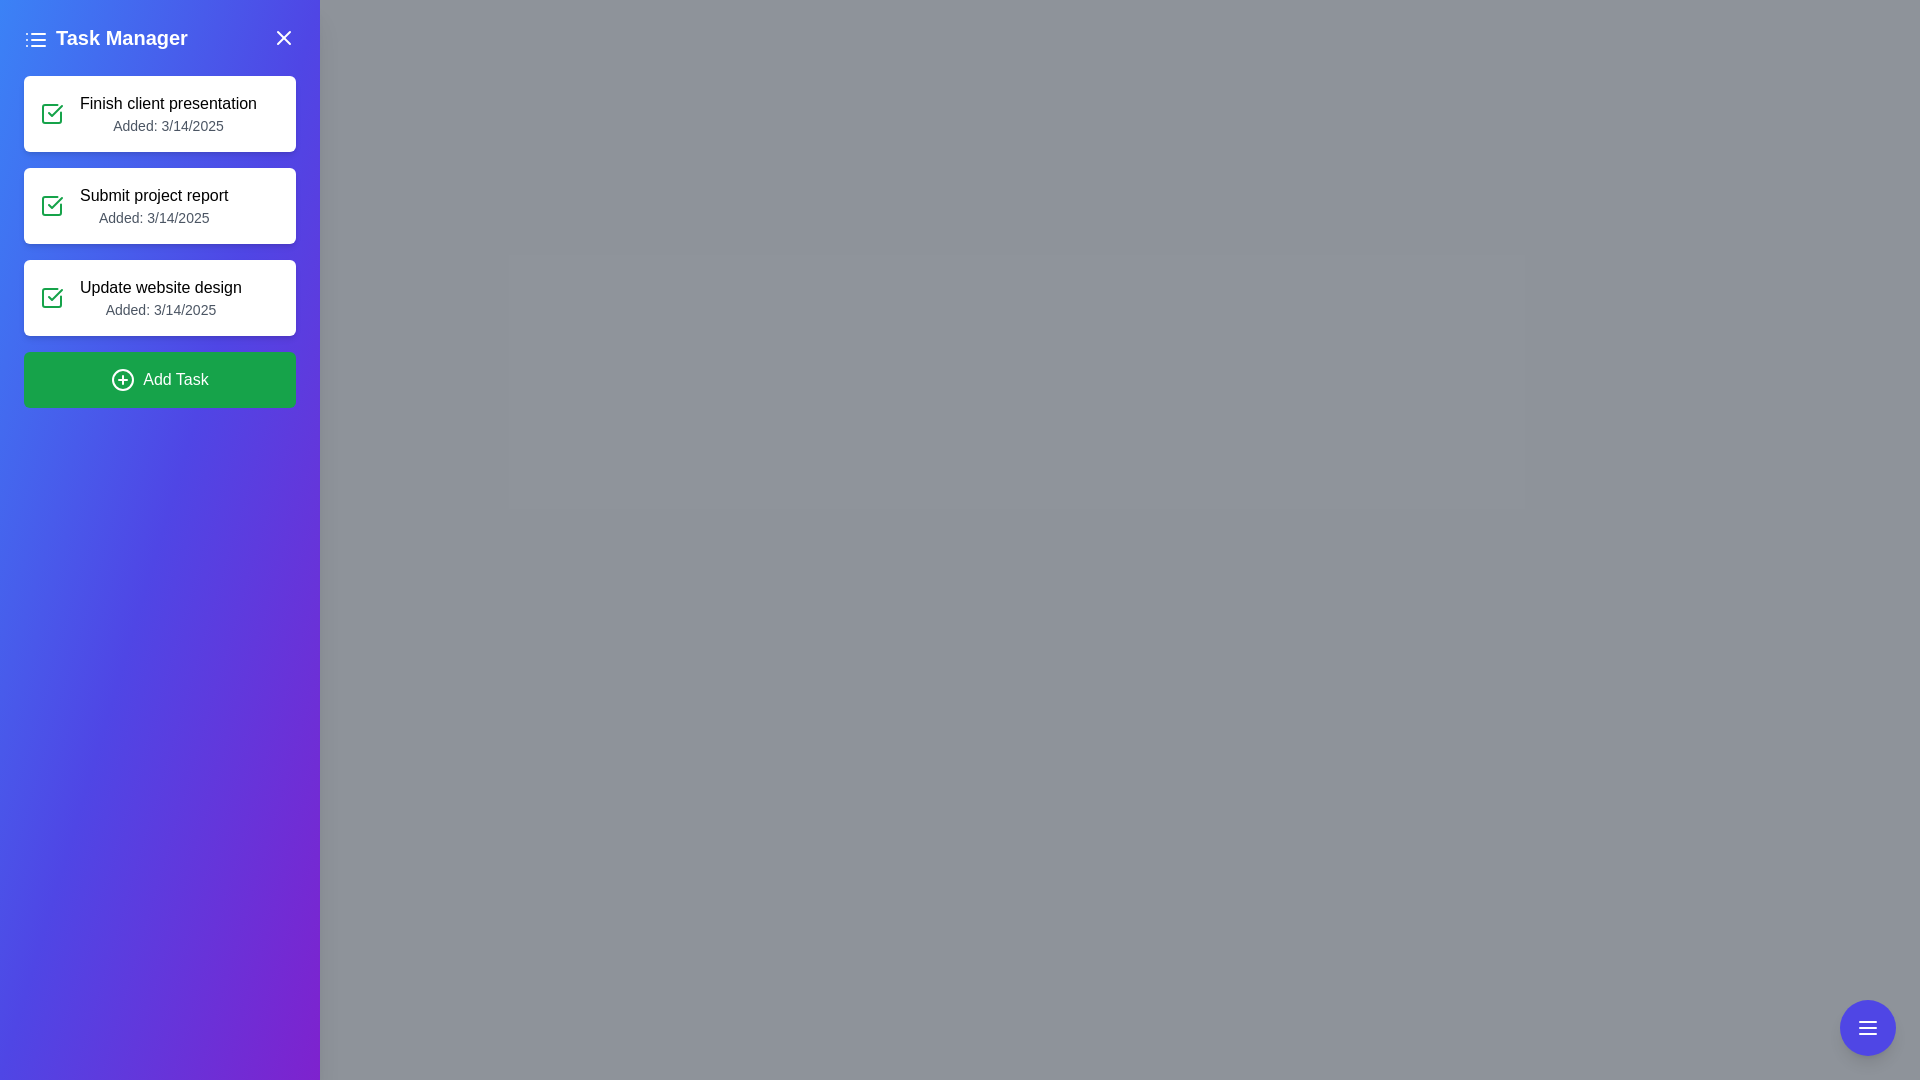 The image size is (1920, 1080). I want to click on the text label displaying 'Finish client presentation' in the task management section on the left side of the interface, so click(168, 104).